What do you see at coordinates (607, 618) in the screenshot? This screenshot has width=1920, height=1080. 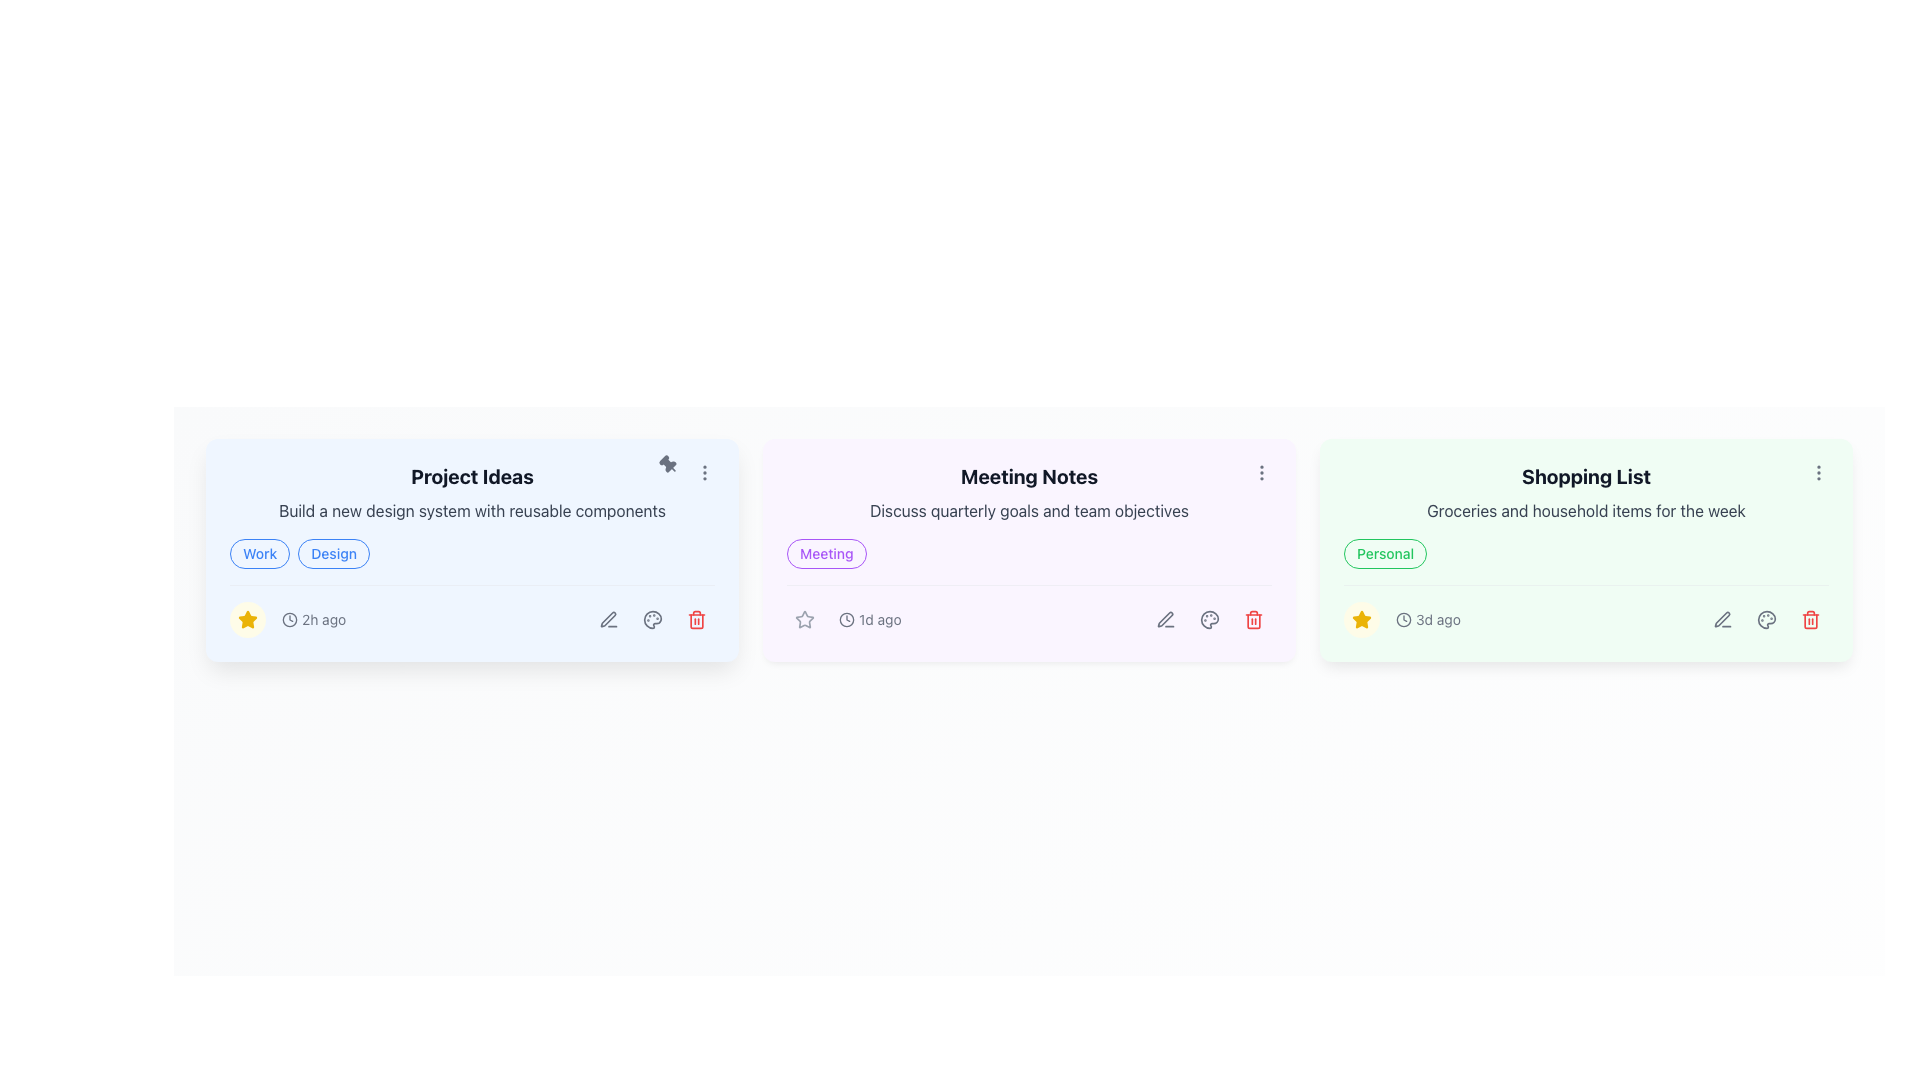 I see `the small pen icon in the 'Project Ideas' card, which is the fourth icon from the left in the action icons row` at bounding box center [607, 618].